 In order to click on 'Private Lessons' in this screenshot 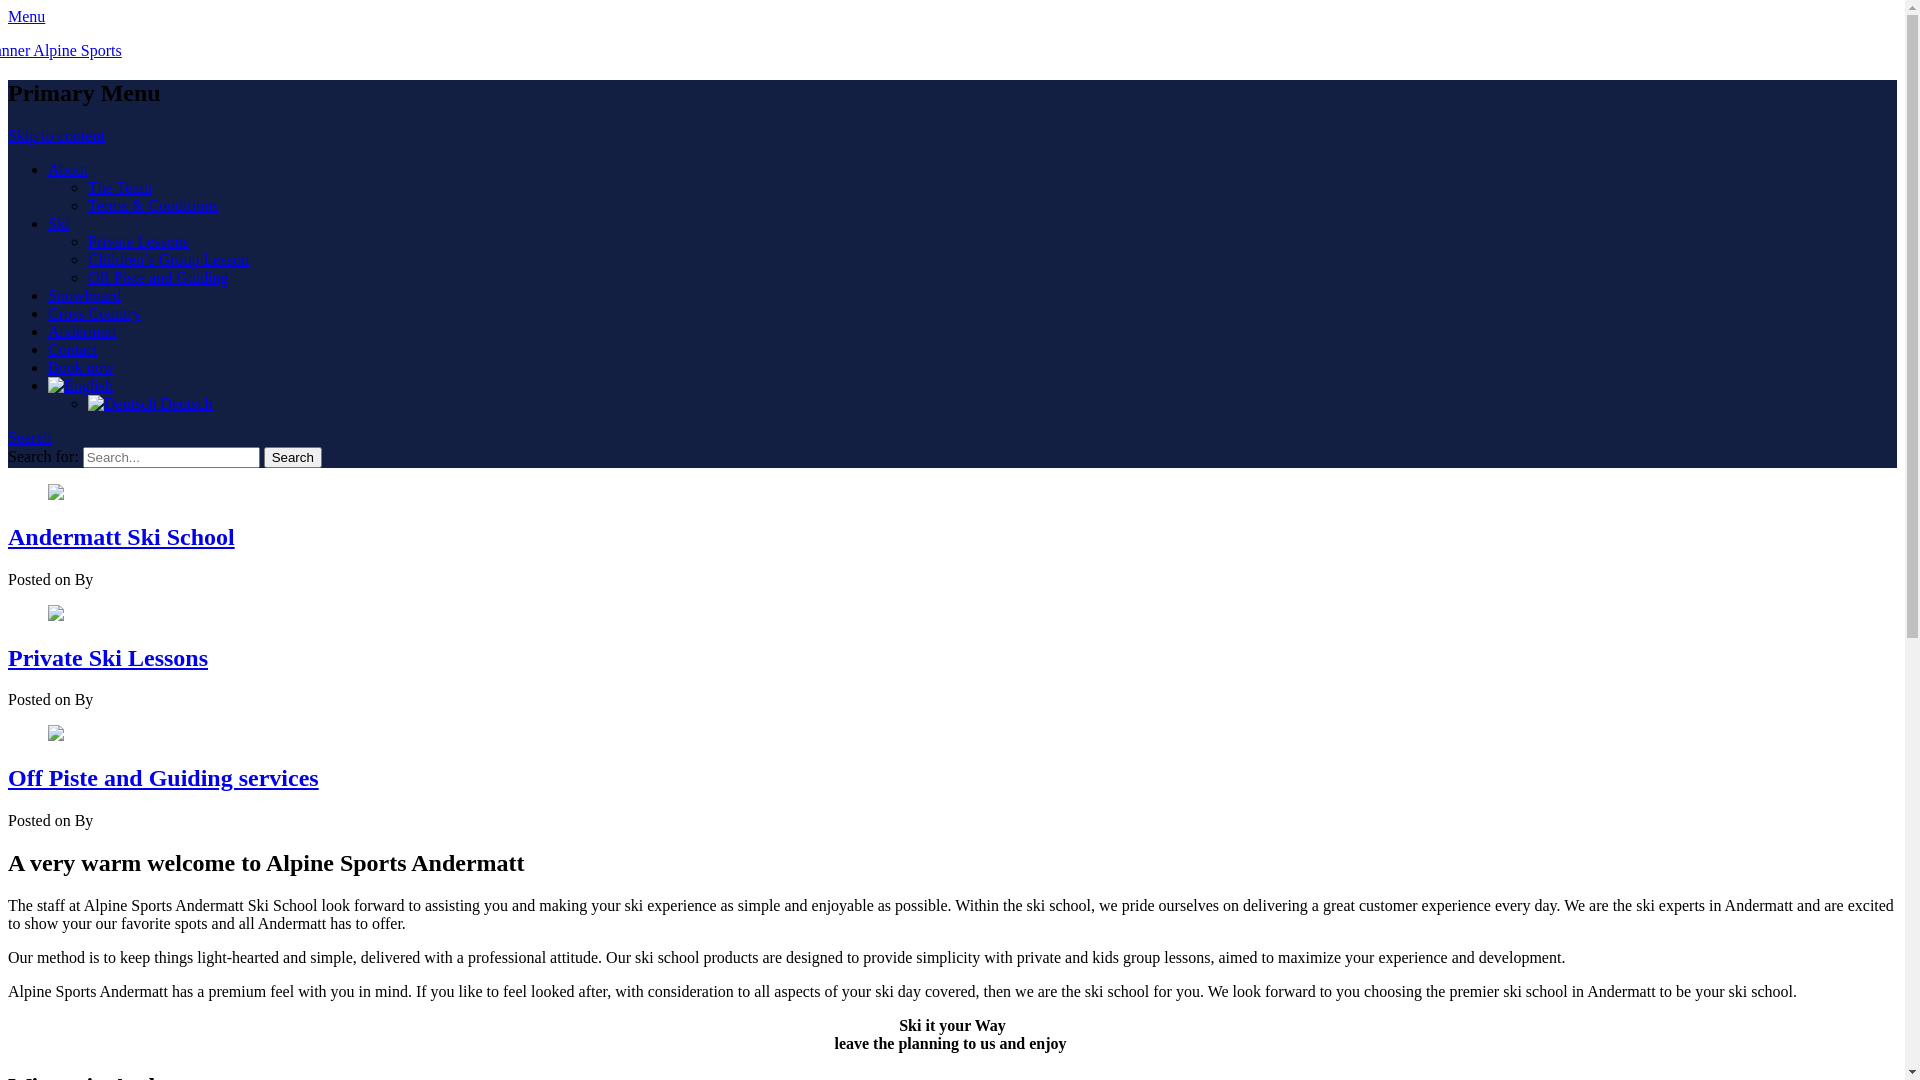, I will do `click(137, 240)`.